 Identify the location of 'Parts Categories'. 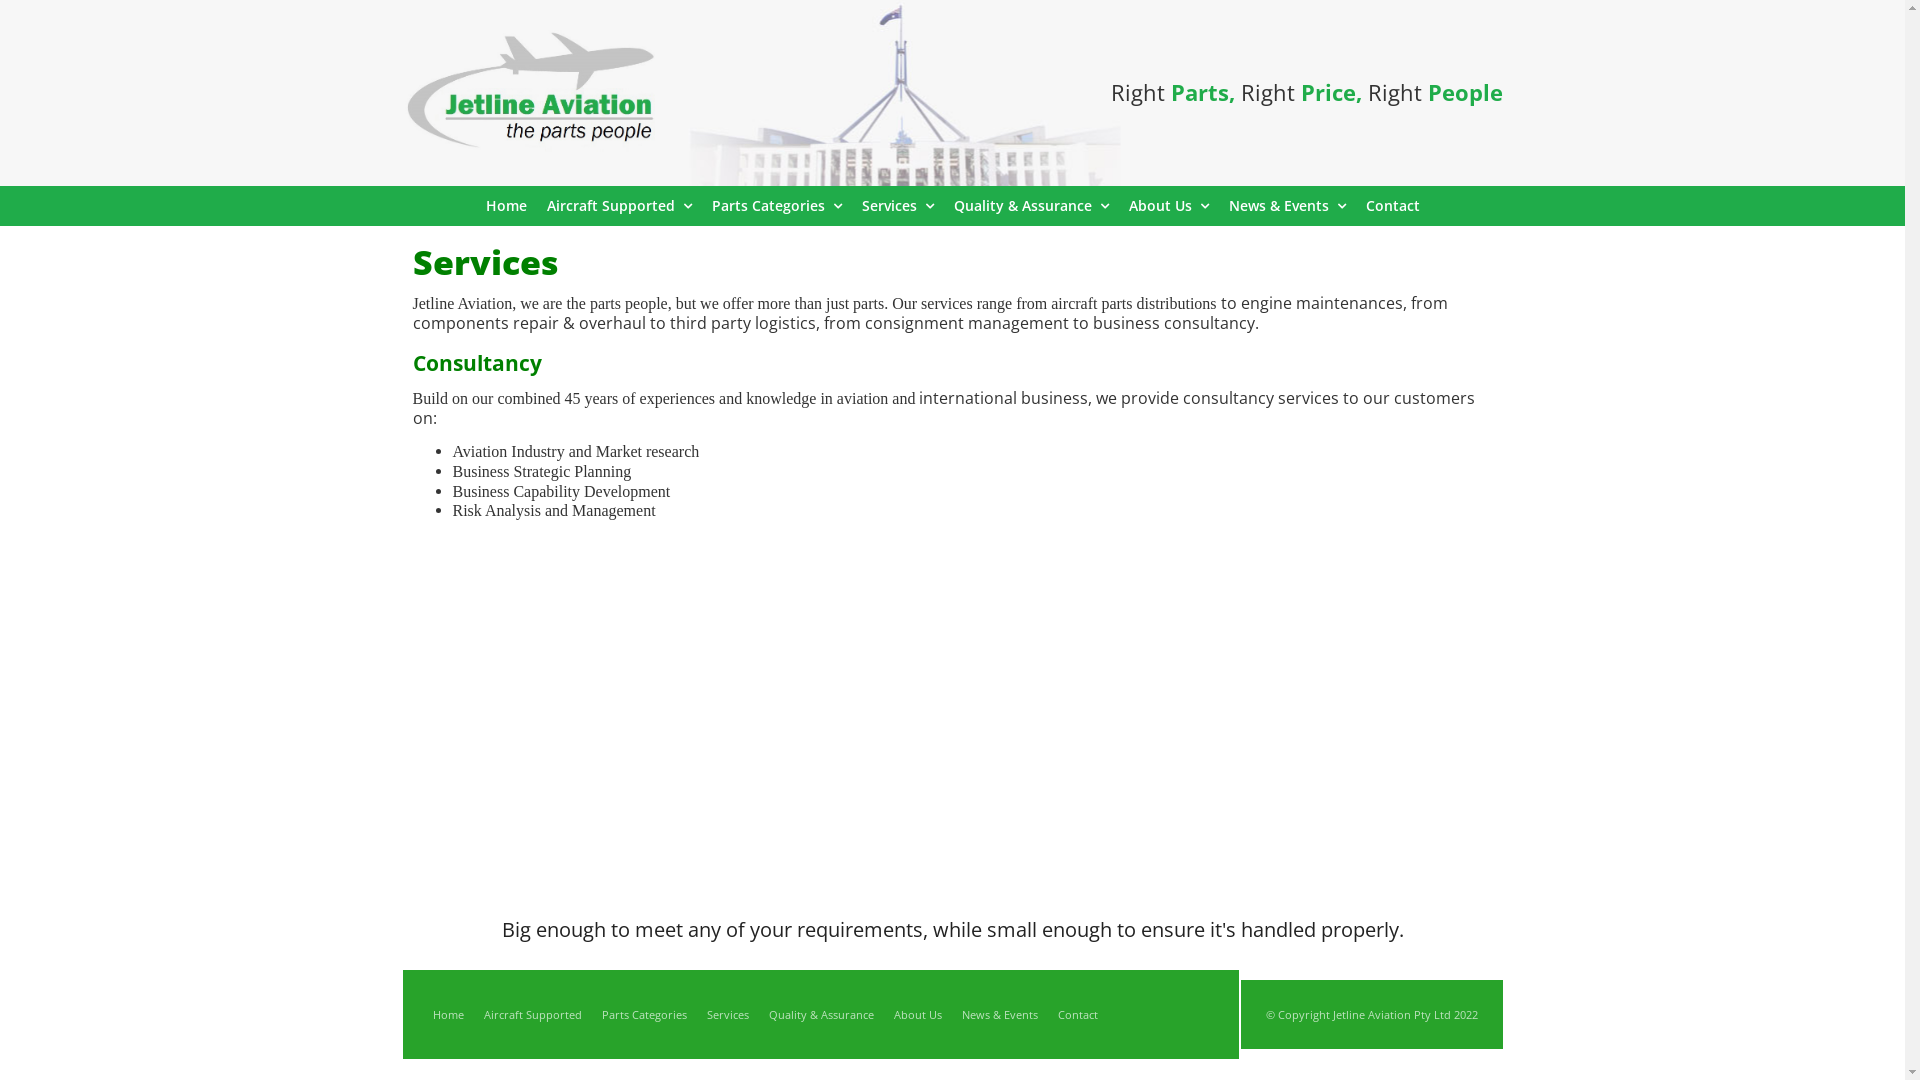
(644, 1014).